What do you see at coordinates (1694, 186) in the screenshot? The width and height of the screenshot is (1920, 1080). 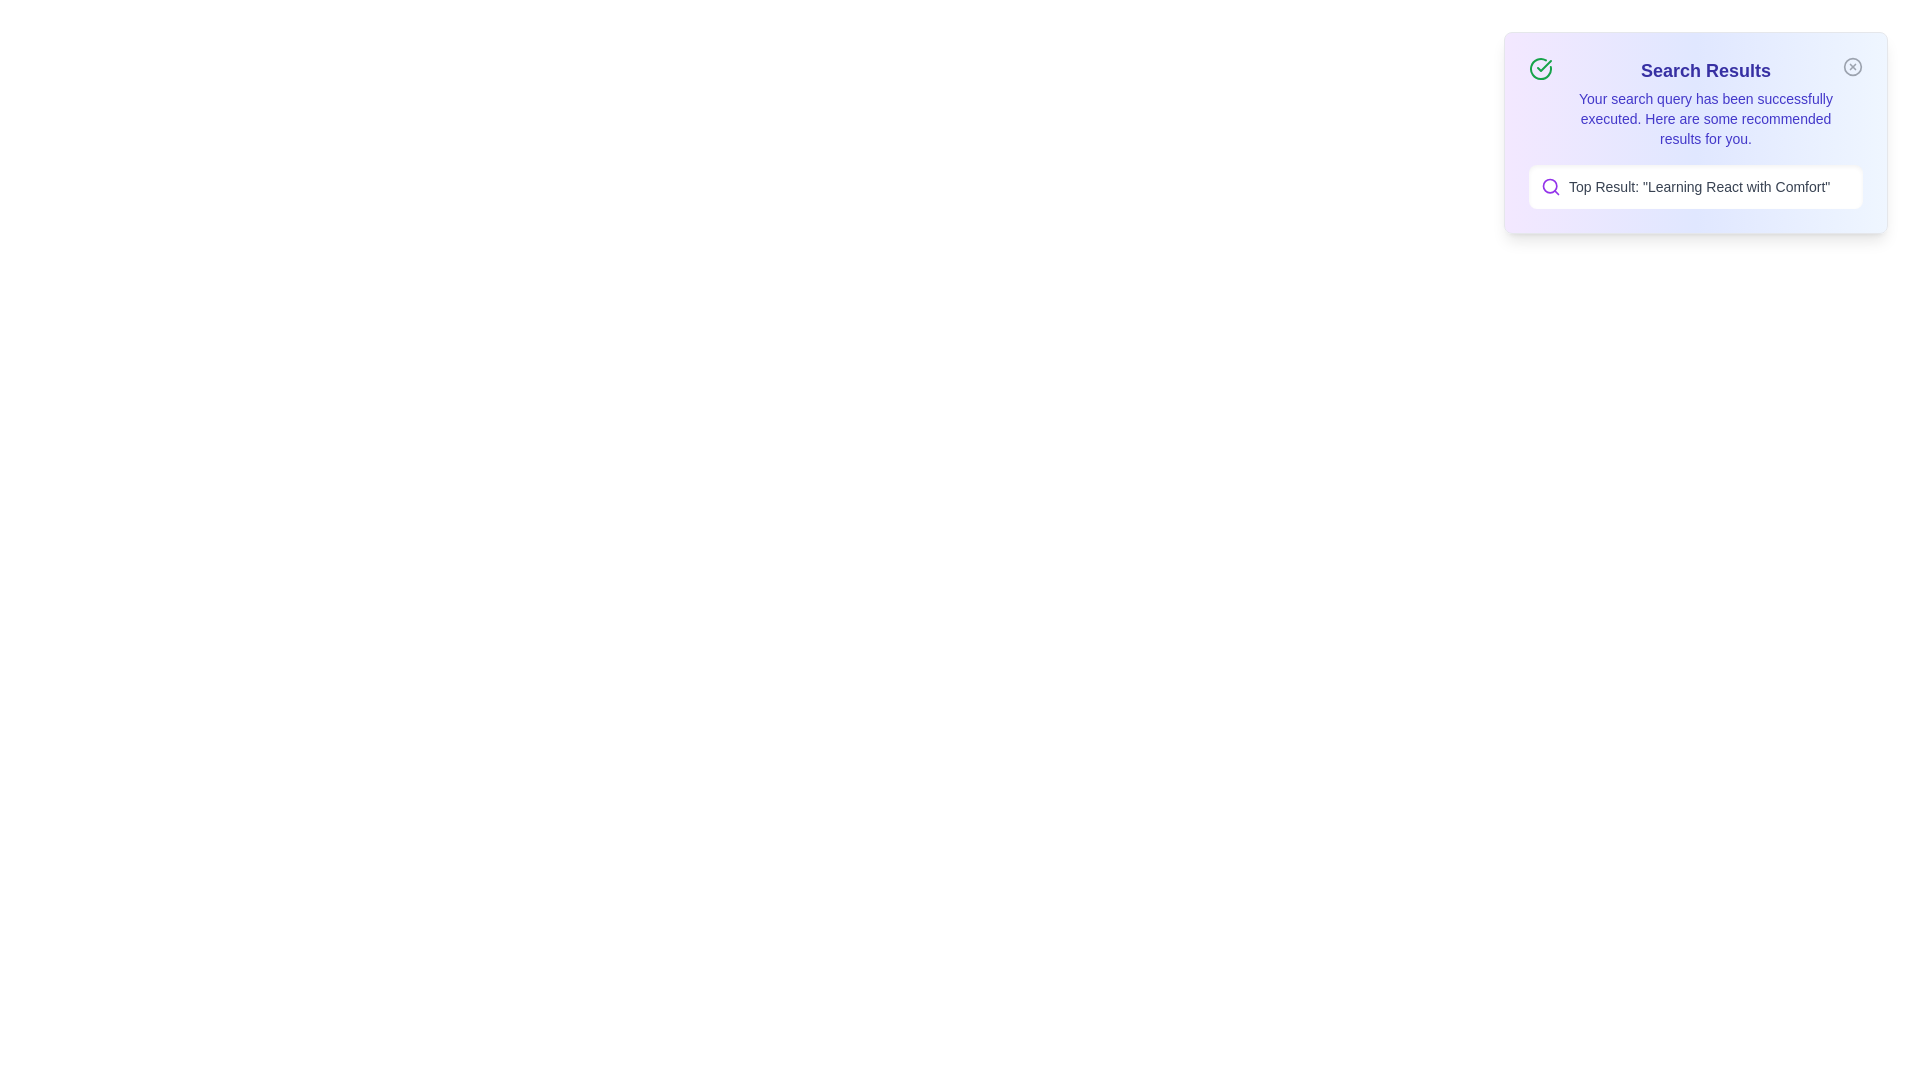 I see `the top result text to interact with it` at bounding box center [1694, 186].